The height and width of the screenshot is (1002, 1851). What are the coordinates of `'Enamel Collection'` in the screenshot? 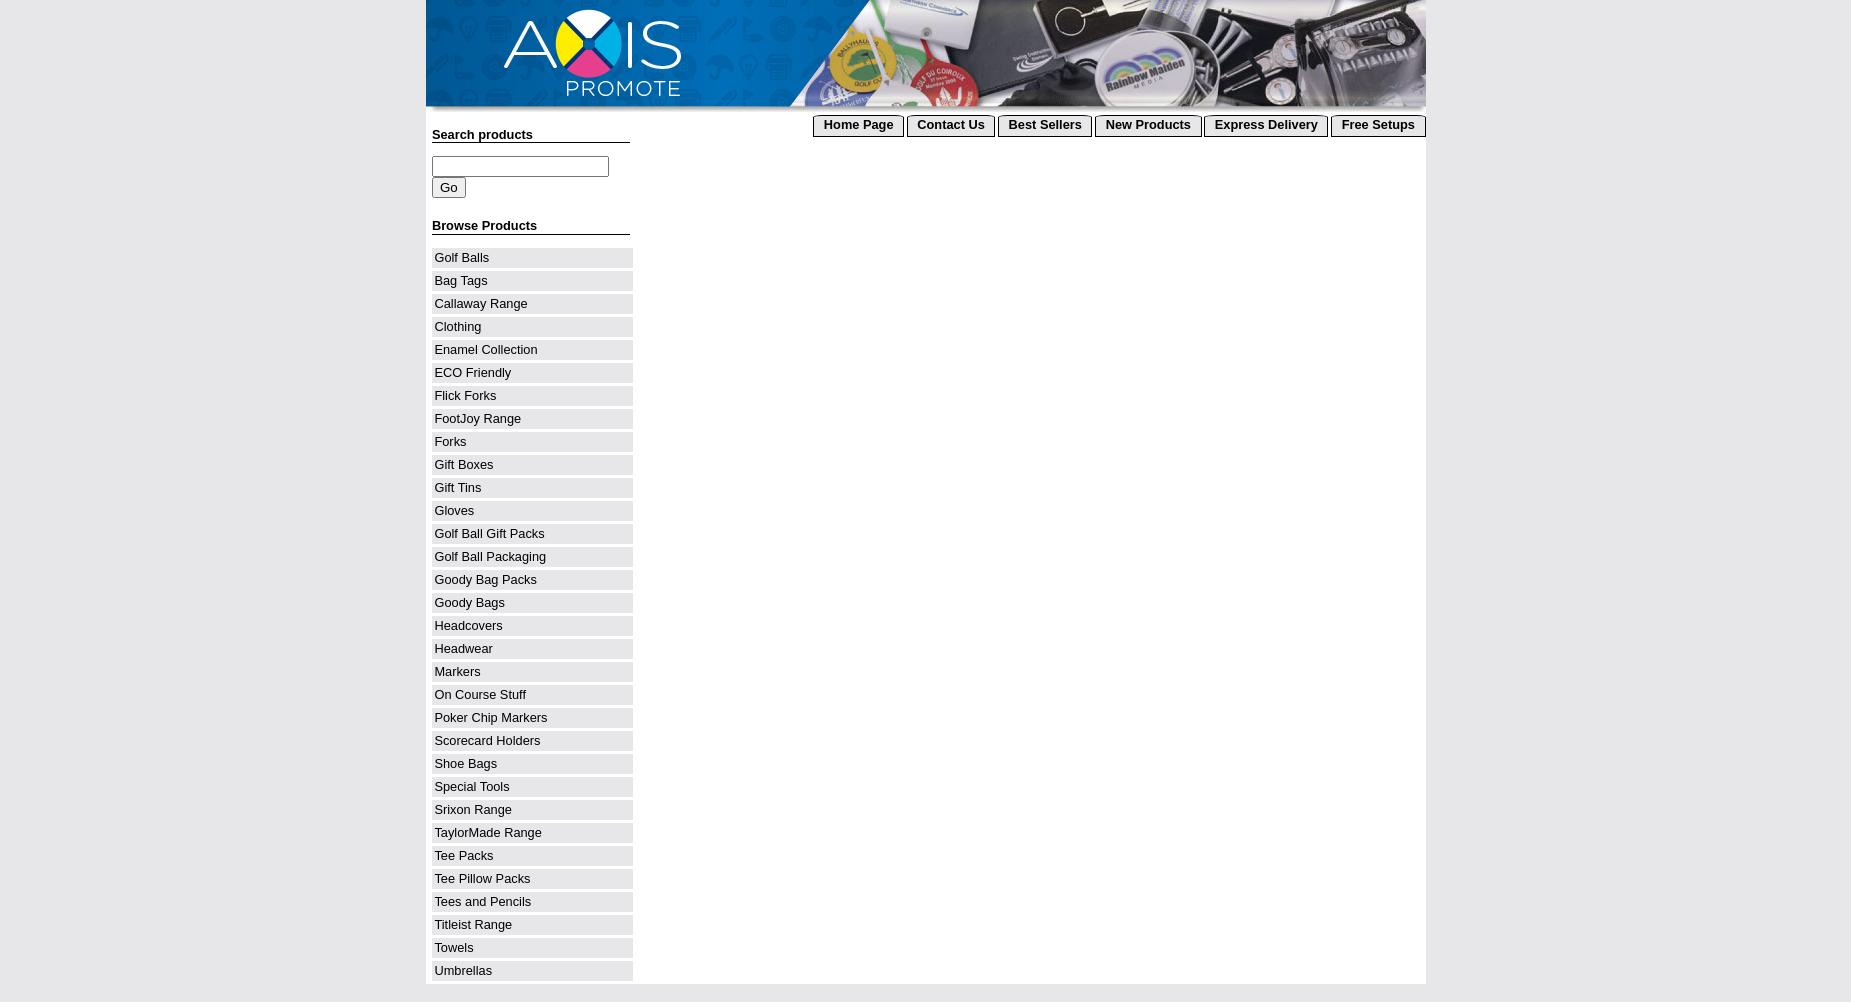 It's located at (485, 349).